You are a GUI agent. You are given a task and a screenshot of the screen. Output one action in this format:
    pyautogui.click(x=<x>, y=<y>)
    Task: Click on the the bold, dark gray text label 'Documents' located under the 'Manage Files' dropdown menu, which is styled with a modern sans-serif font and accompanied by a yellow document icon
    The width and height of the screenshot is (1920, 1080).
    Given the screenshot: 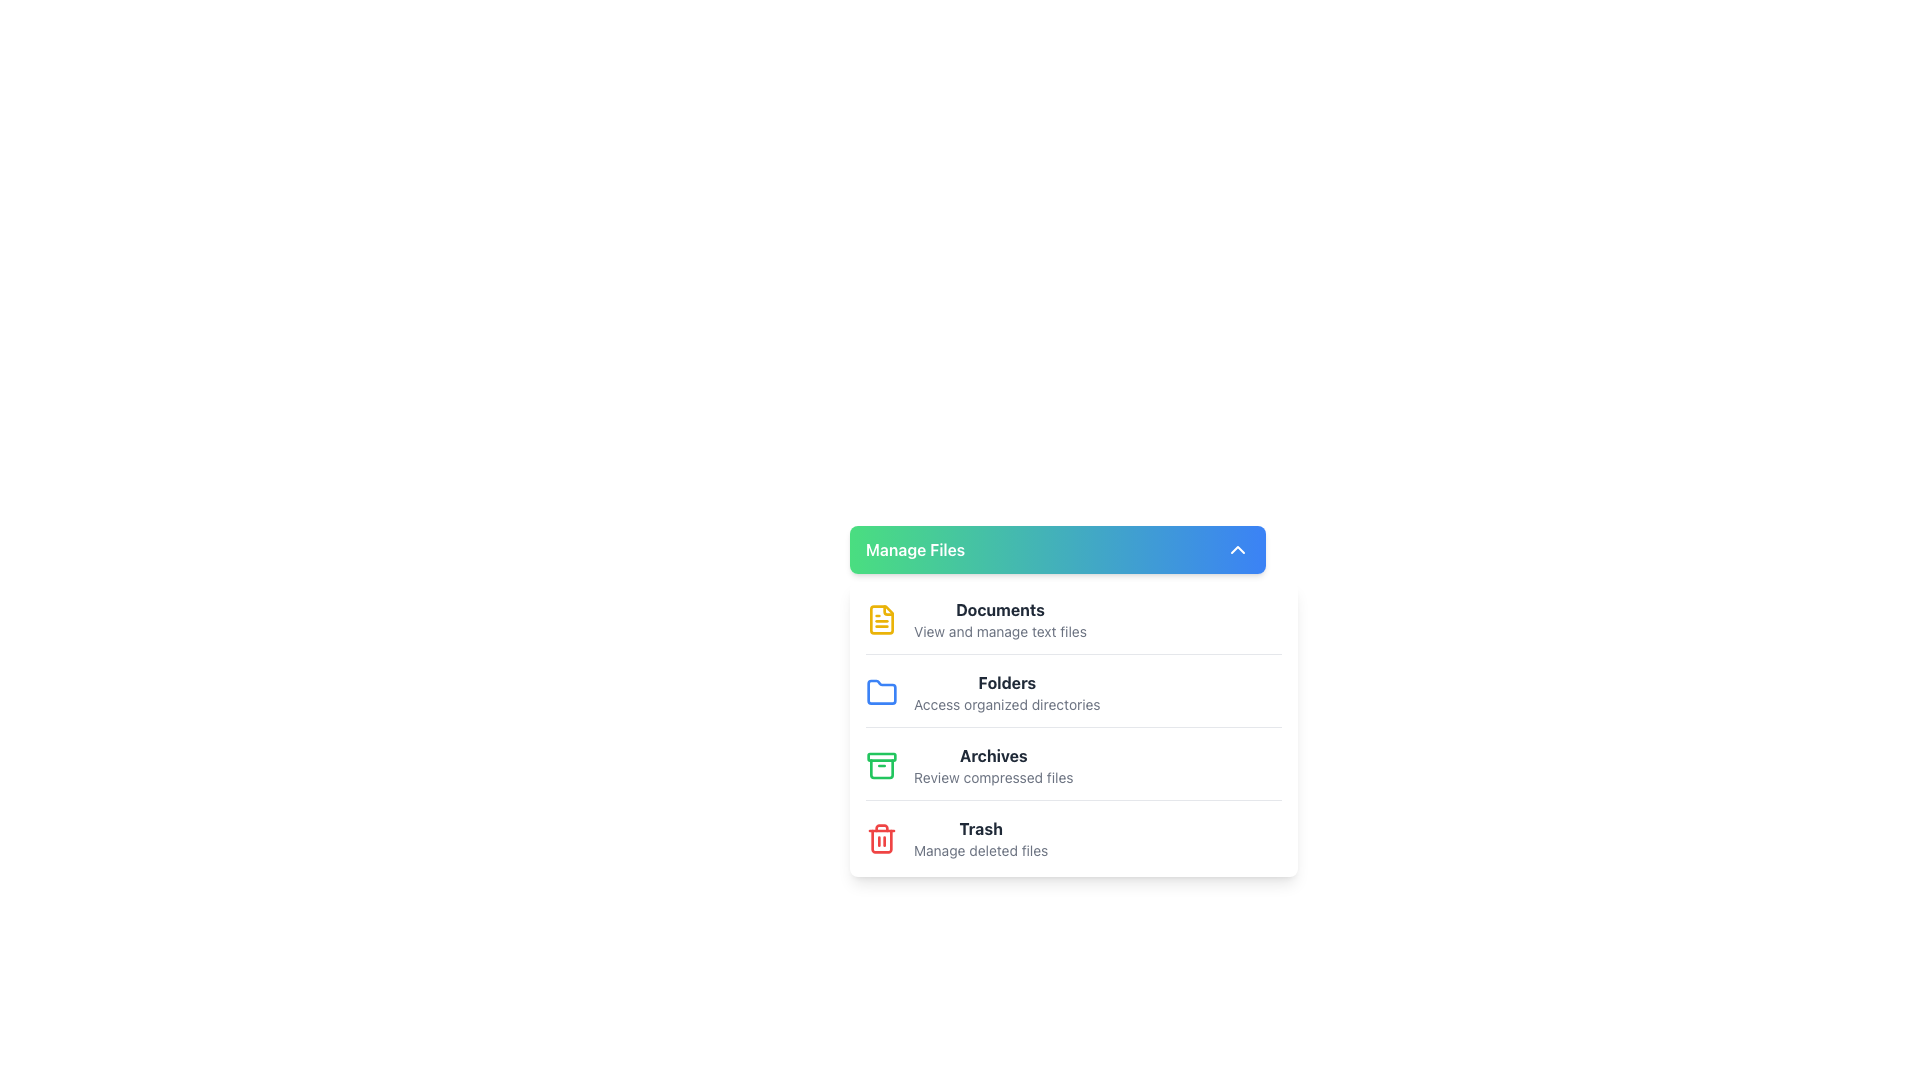 What is the action you would take?
    pyautogui.click(x=1000, y=608)
    